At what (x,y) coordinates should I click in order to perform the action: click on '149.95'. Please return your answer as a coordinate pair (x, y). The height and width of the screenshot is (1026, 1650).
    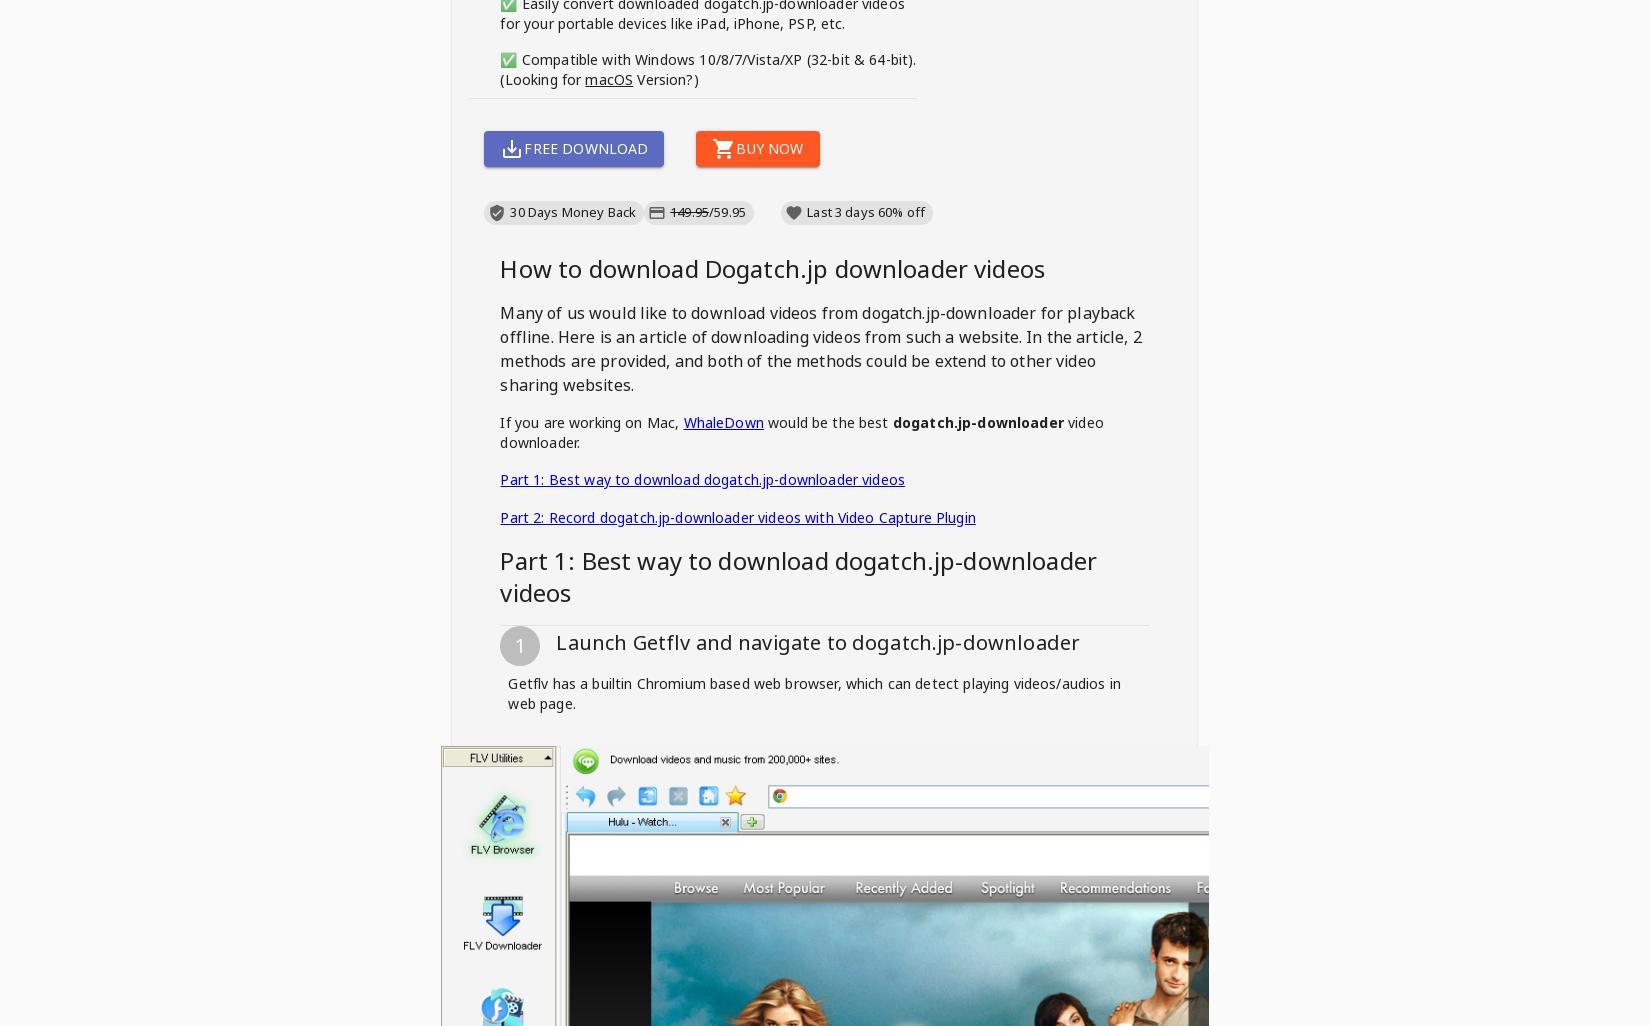
    Looking at the image, I should click on (688, 211).